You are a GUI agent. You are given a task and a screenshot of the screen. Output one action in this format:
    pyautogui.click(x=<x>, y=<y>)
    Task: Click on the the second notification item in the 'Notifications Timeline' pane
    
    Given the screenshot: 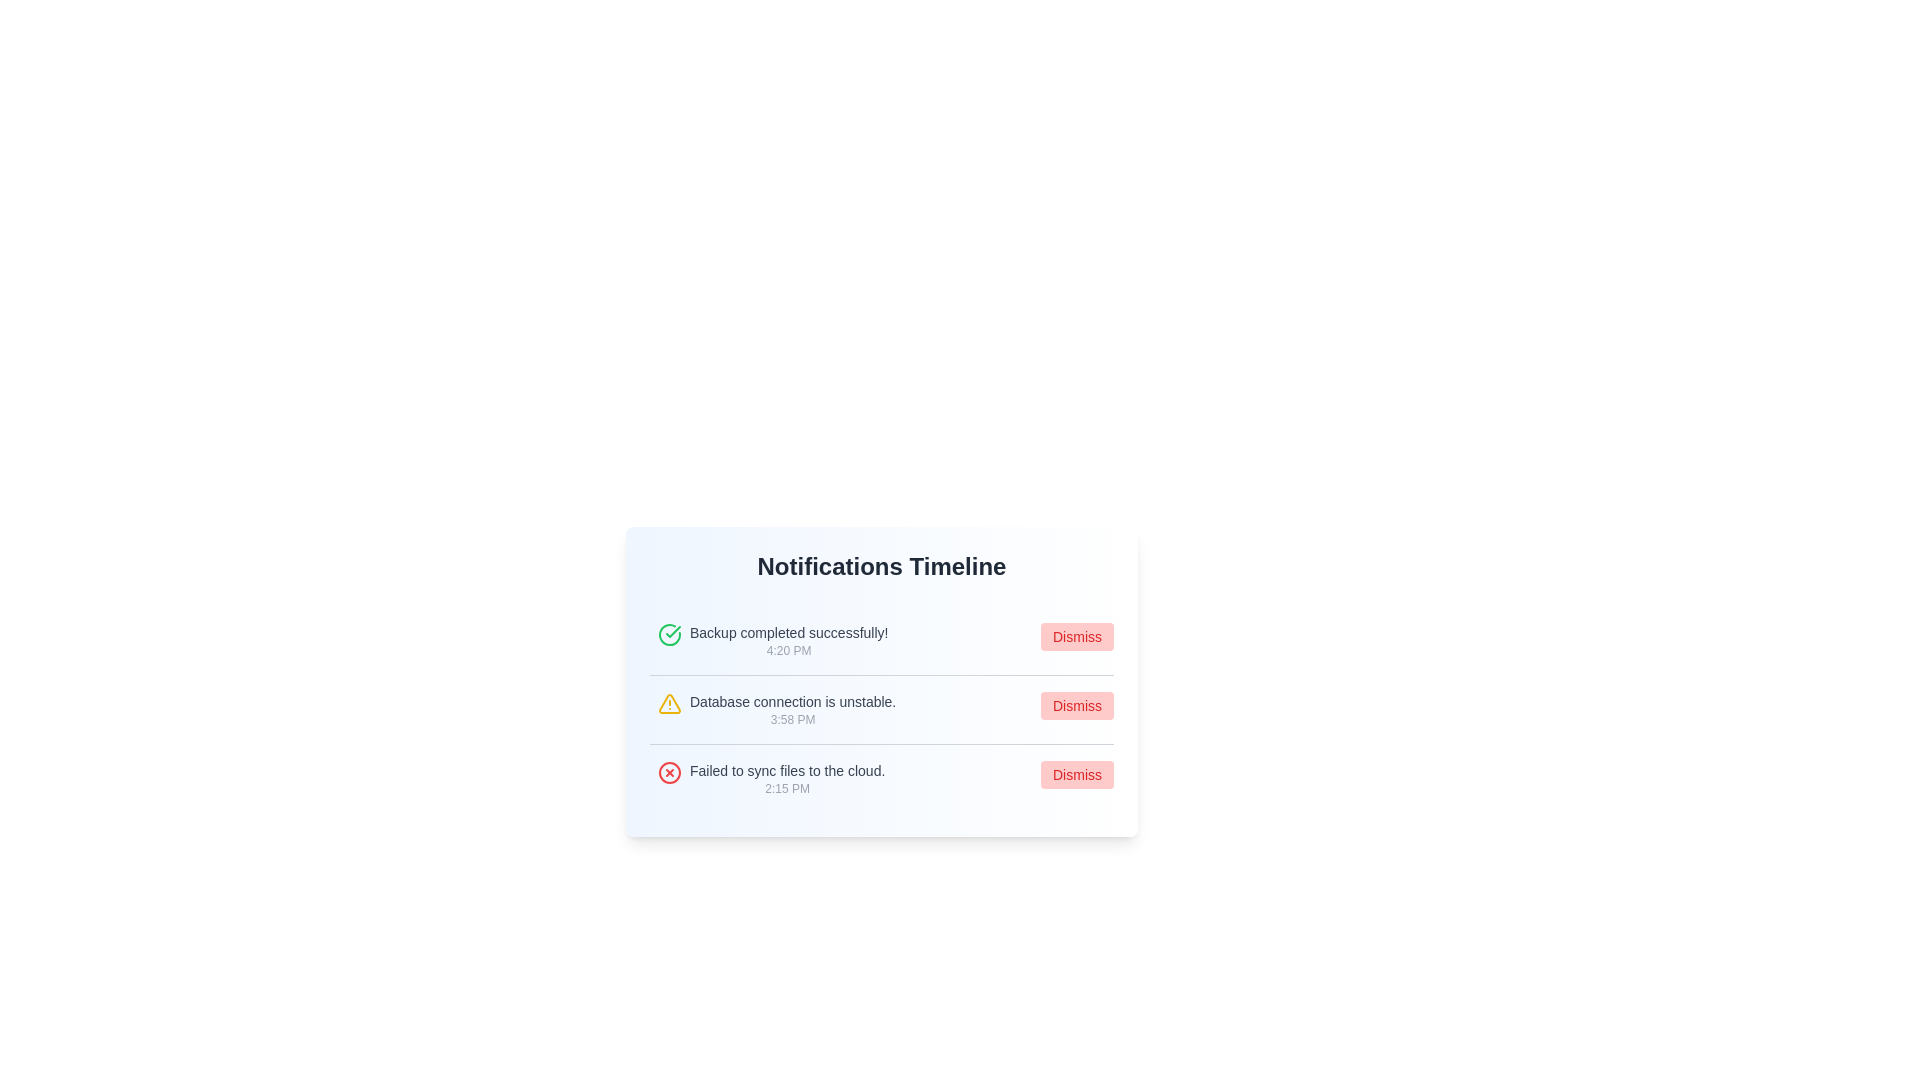 What is the action you would take?
    pyautogui.click(x=772, y=708)
    